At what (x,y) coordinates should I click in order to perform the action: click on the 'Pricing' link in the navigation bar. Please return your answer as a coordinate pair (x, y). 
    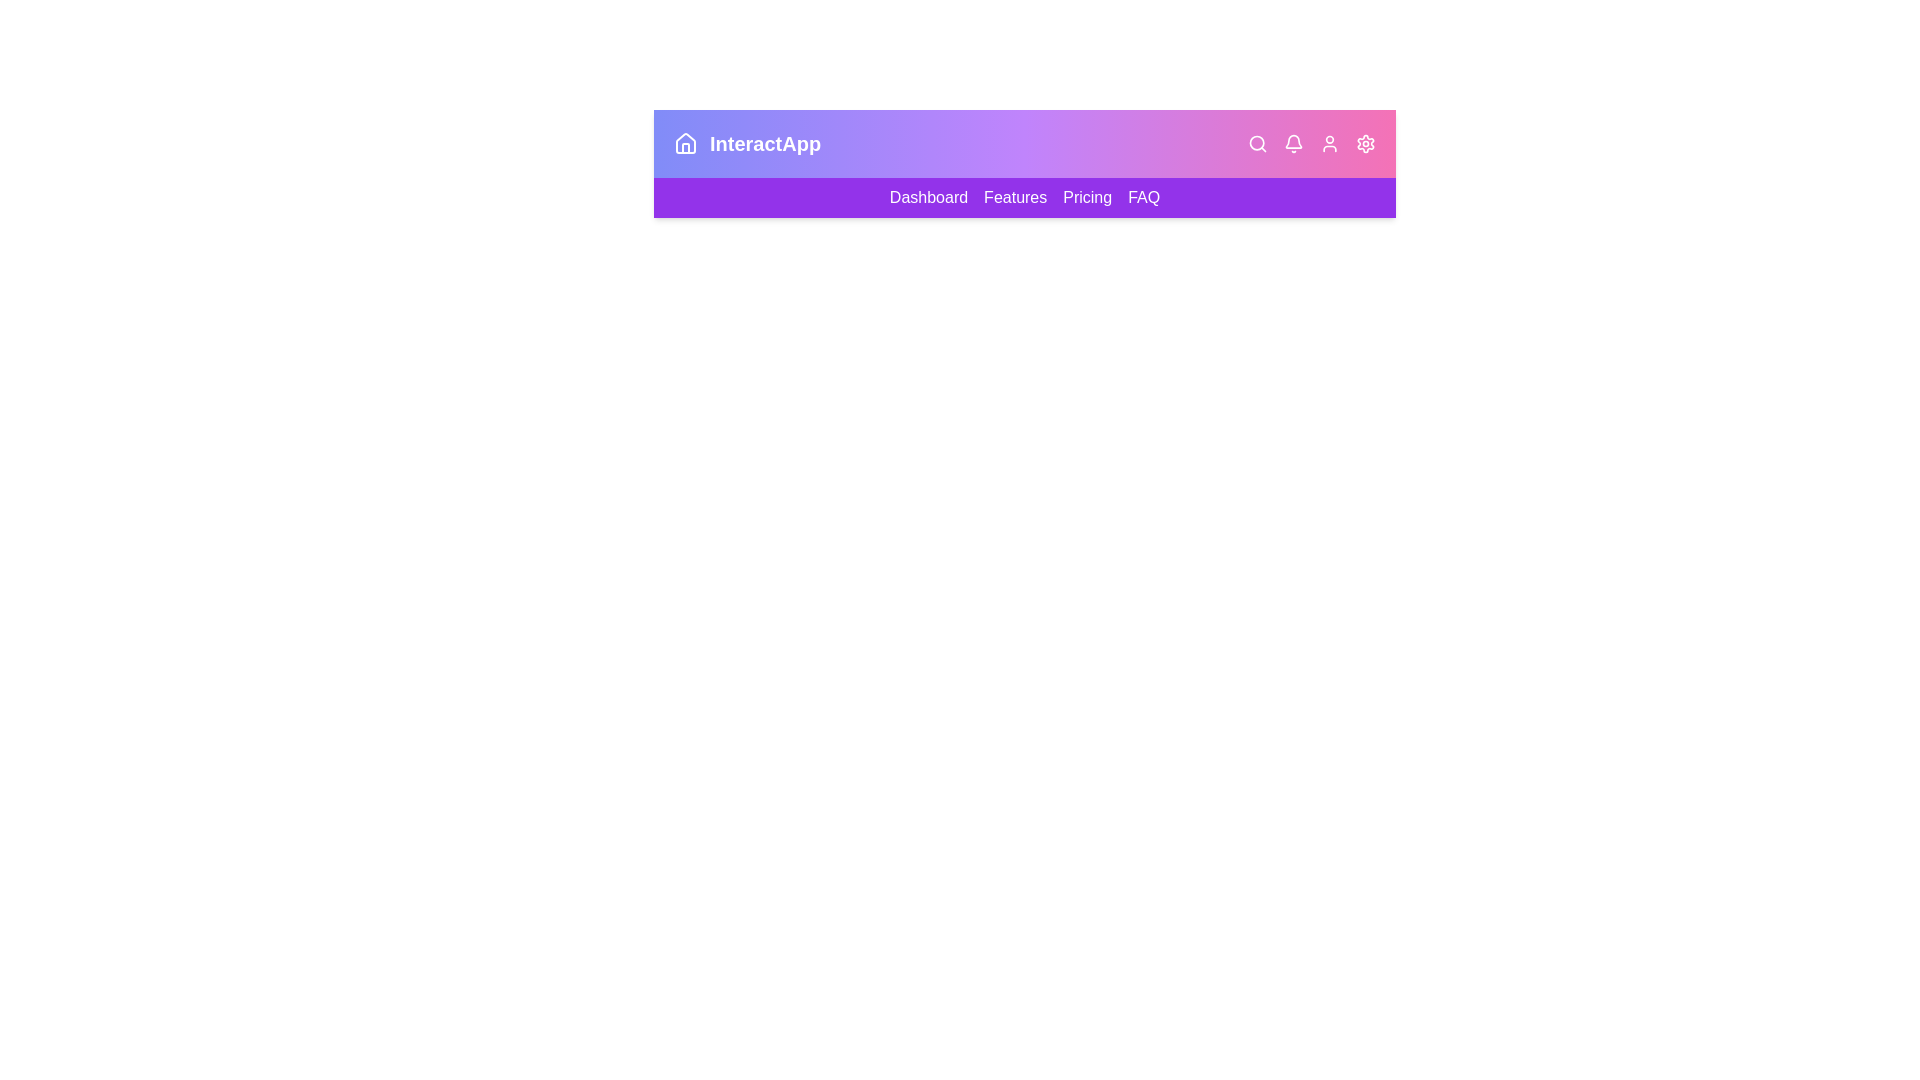
    Looking at the image, I should click on (1085, 197).